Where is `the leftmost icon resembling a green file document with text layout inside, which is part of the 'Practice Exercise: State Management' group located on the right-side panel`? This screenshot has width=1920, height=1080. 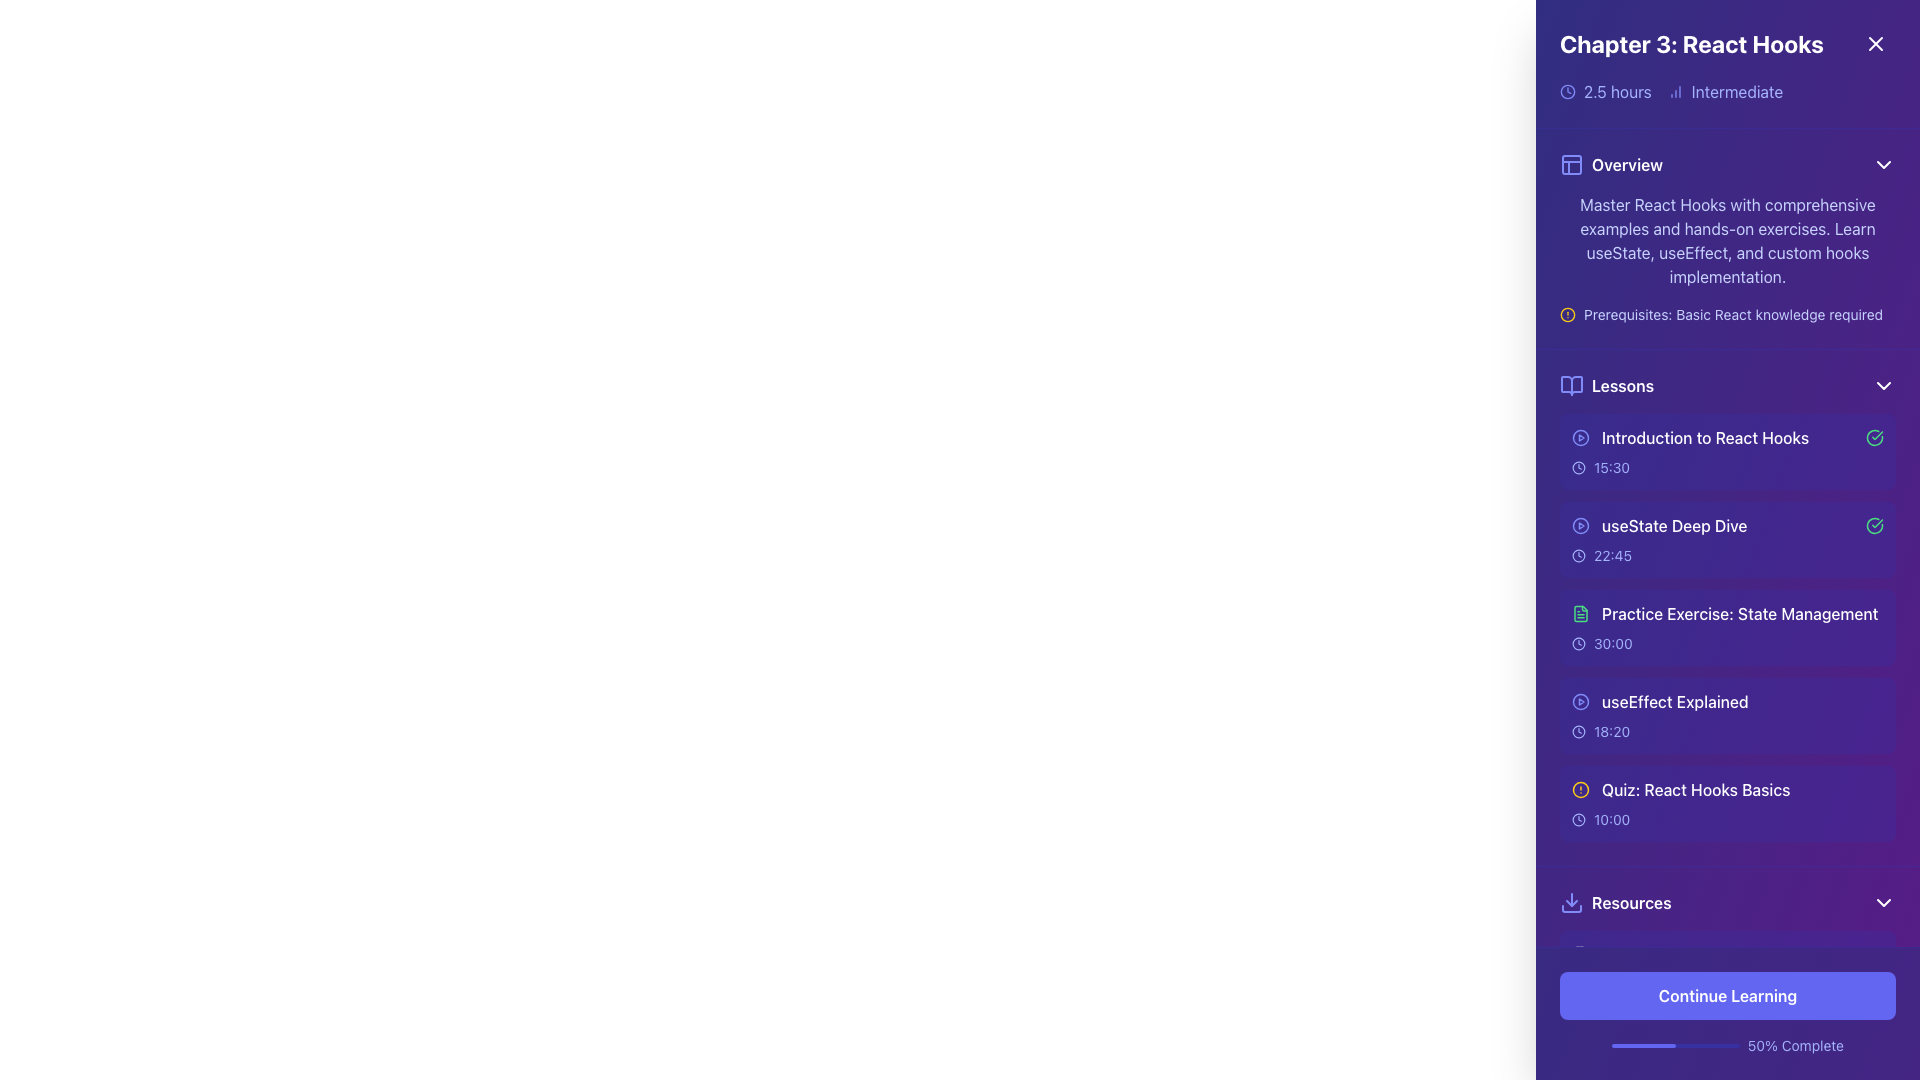
the leftmost icon resembling a green file document with text layout inside, which is part of the 'Practice Exercise: State Management' group located on the right-side panel is located at coordinates (1579, 612).